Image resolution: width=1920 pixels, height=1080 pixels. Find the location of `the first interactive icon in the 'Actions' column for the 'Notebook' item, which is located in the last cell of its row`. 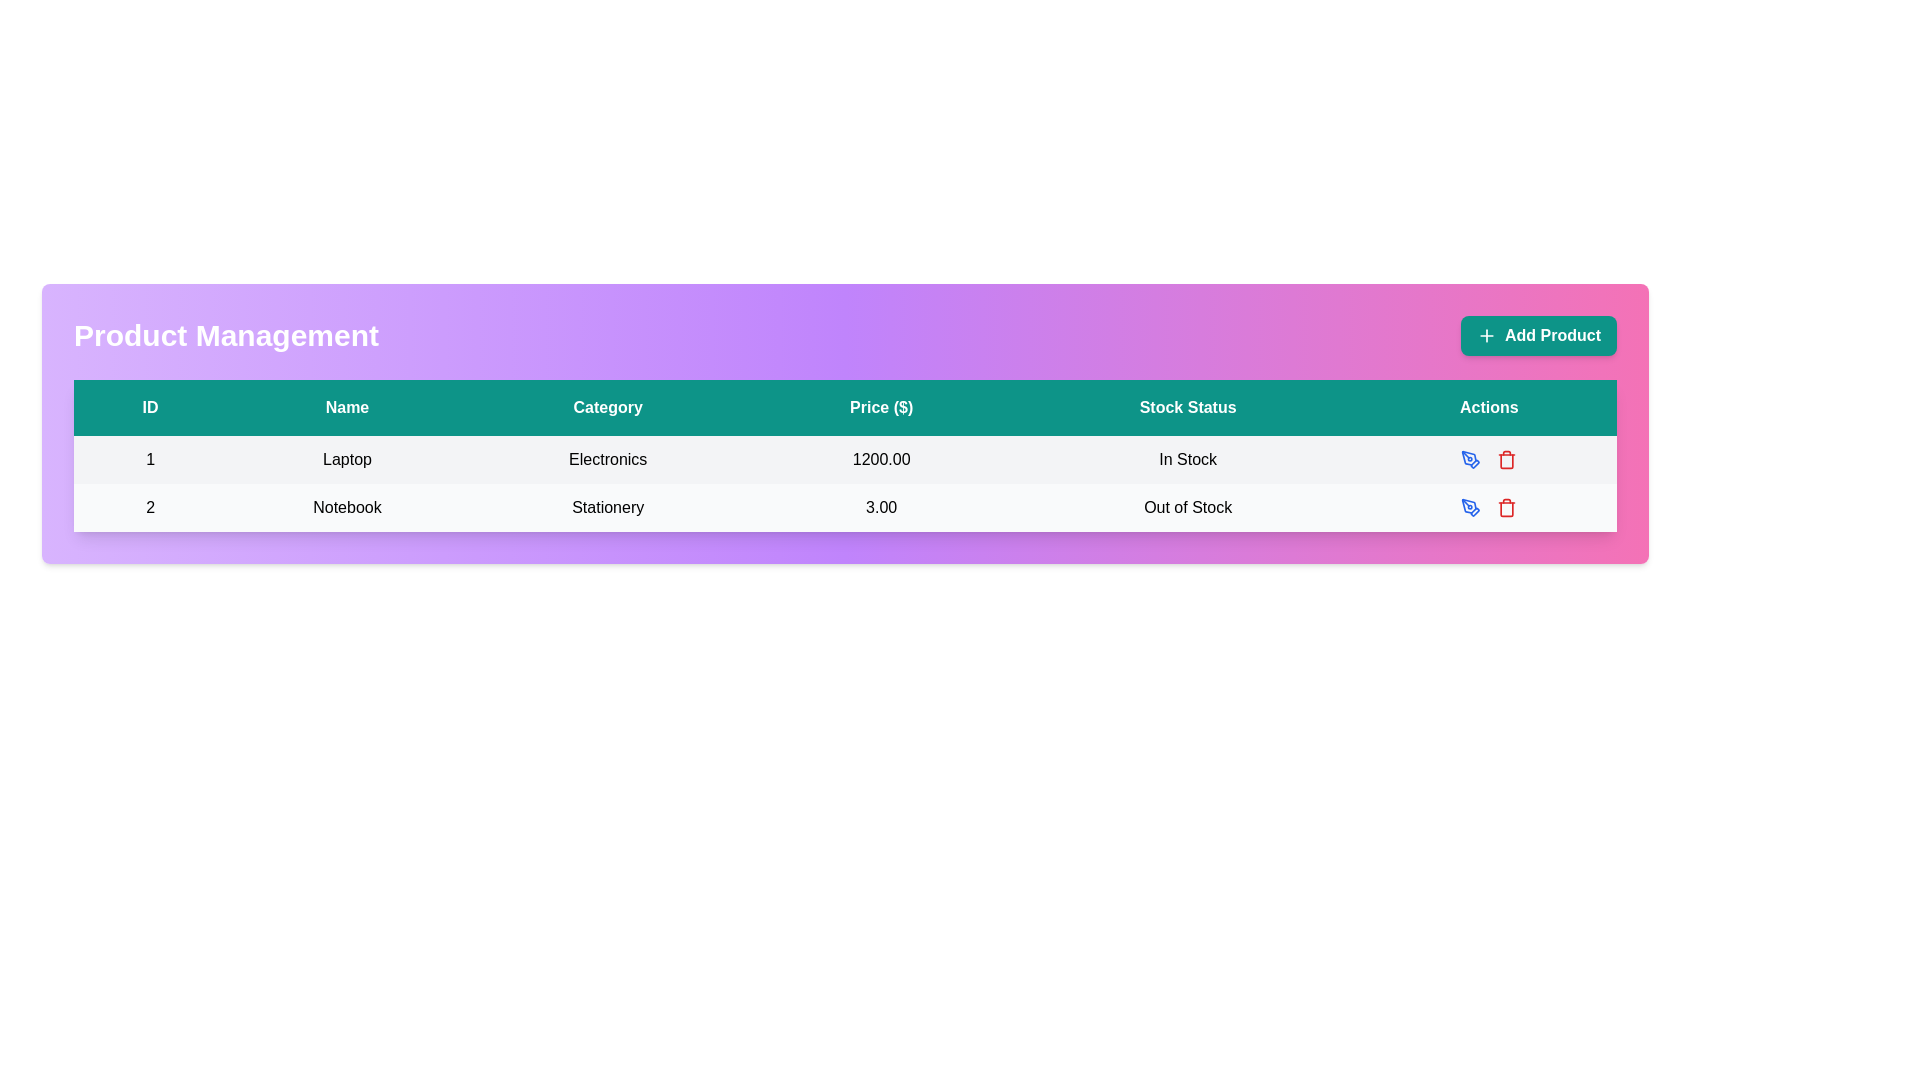

the first interactive icon in the 'Actions' column for the 'Notebook' item, which is located in the last cell of its row is located at coordinates (1489, 507).